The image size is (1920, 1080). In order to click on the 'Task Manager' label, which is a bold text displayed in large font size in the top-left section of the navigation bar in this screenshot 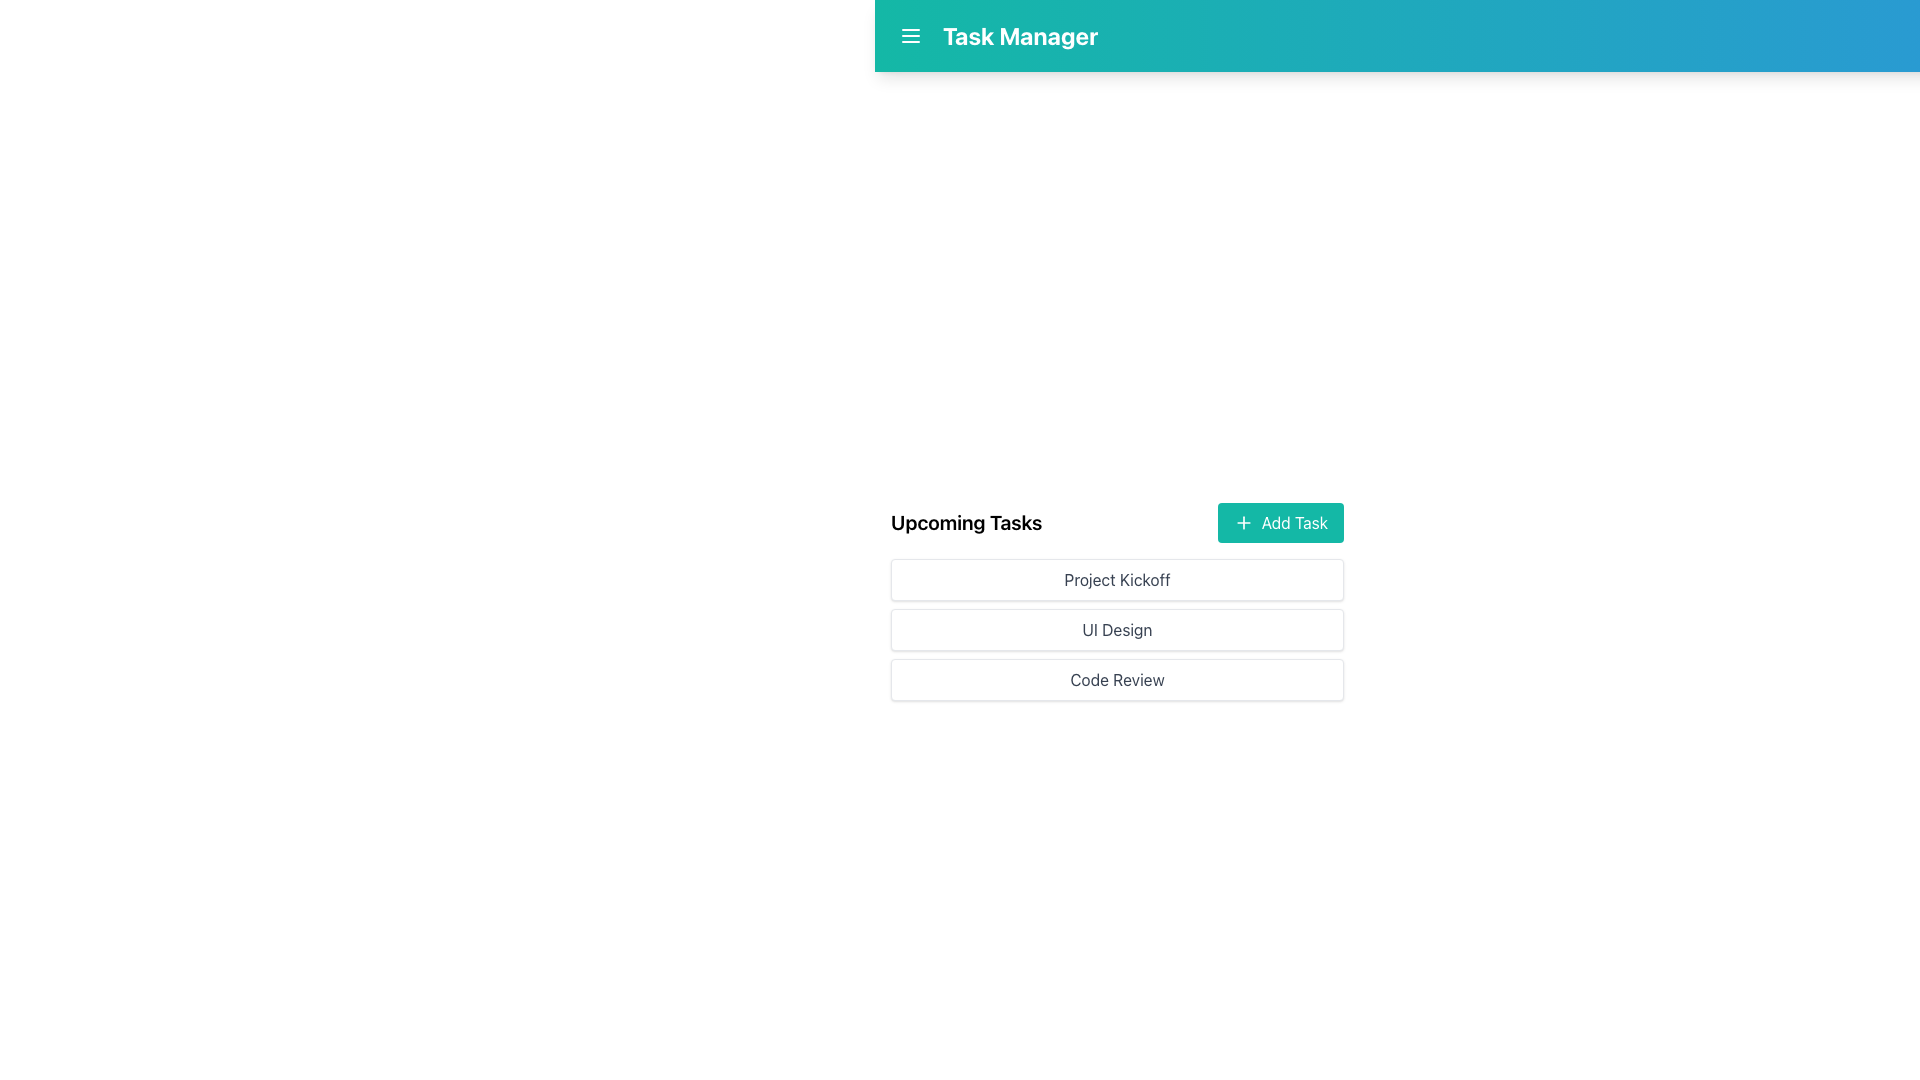, I will do `click(994, 35)`.